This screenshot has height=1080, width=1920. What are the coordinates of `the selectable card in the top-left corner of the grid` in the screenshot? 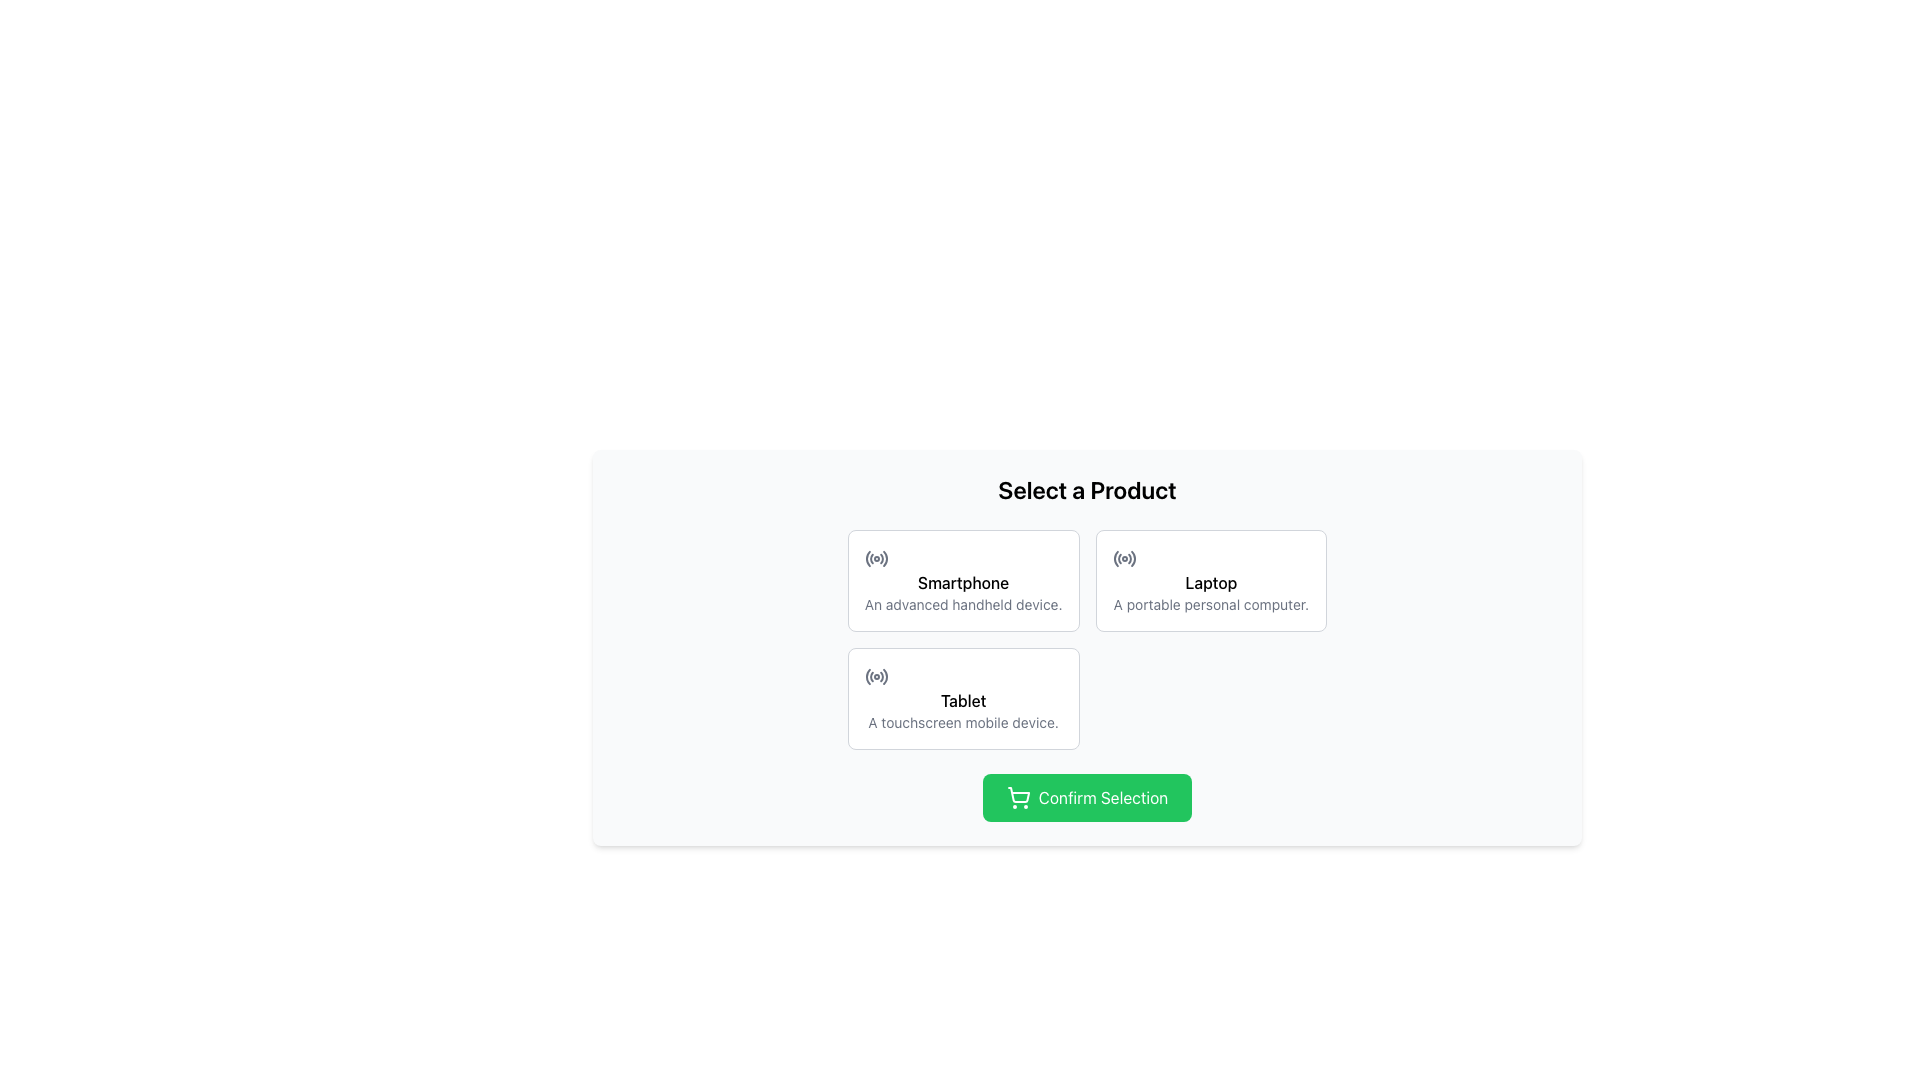 It's located at (963, 581).